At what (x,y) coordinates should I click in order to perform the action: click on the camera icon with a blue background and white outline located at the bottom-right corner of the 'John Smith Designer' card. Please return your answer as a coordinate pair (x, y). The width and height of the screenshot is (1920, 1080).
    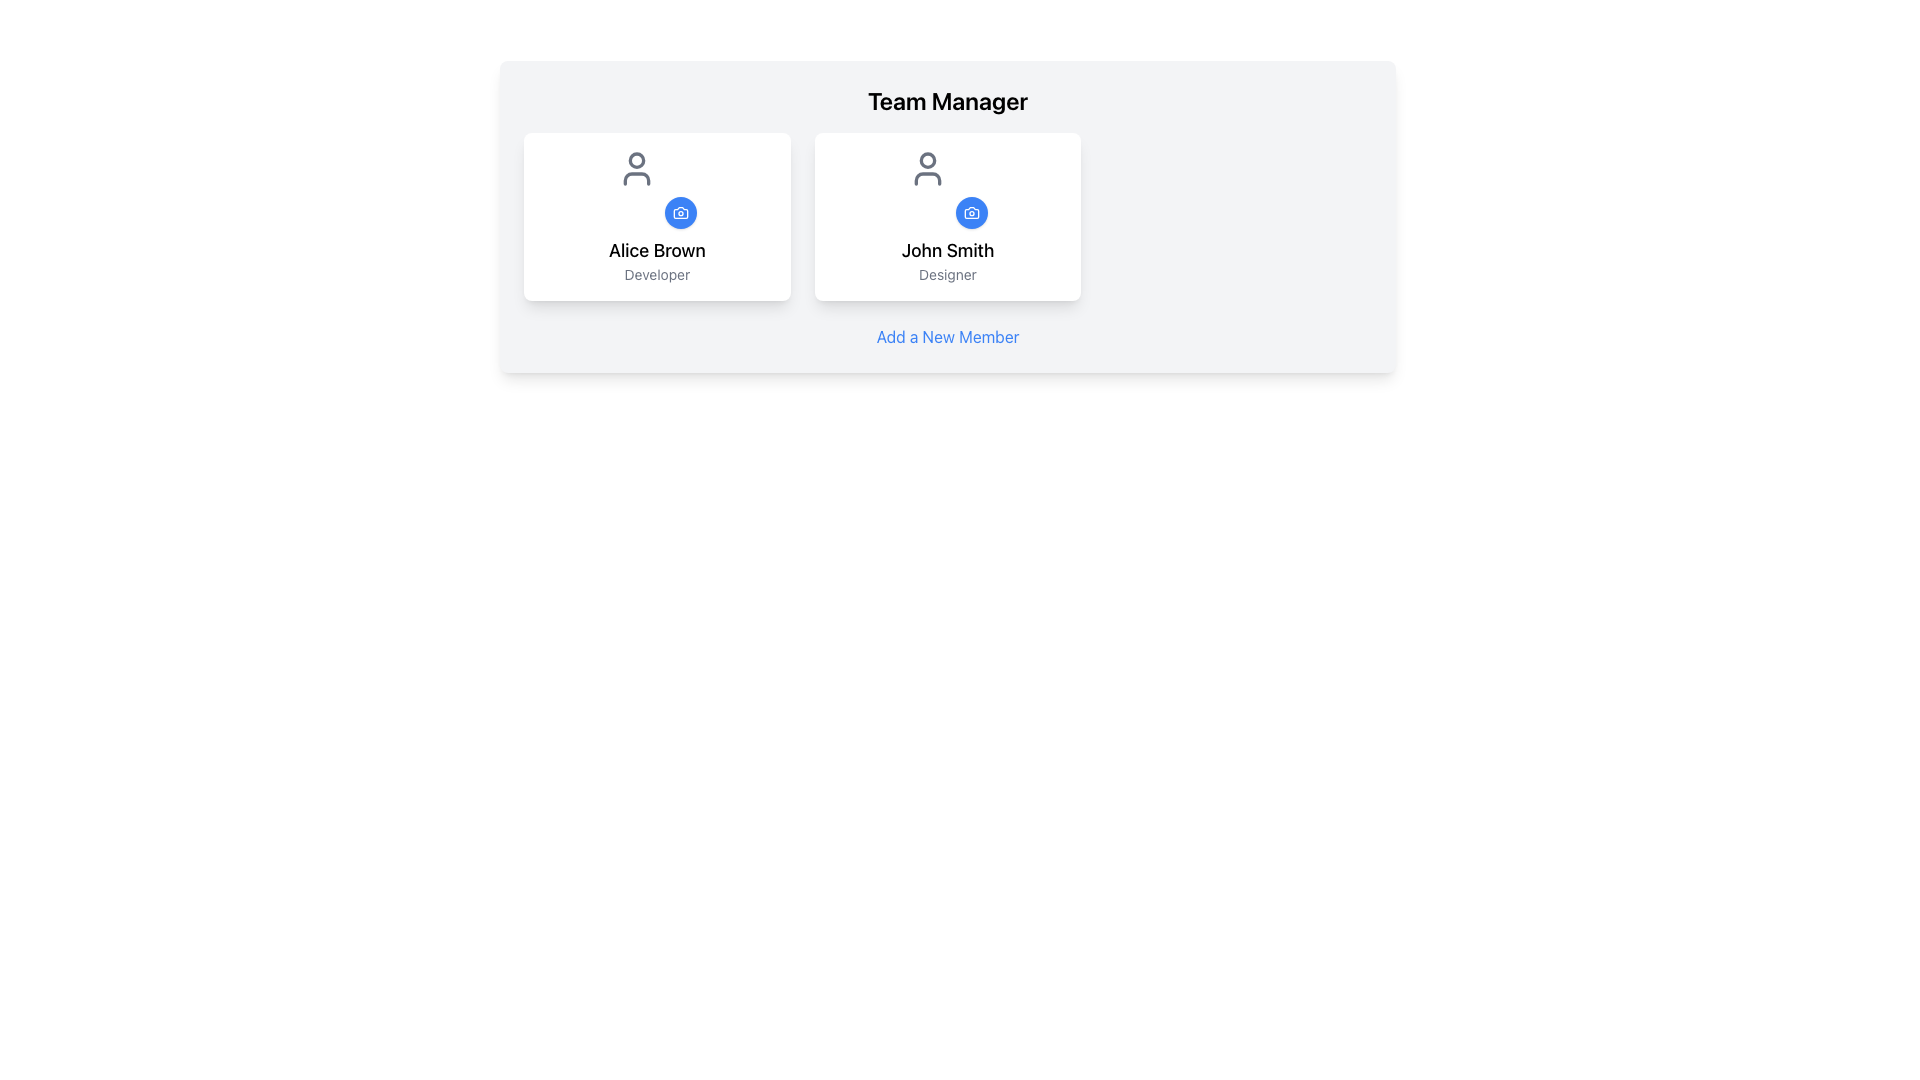
    Looking at the image, I should click on (971, 212).